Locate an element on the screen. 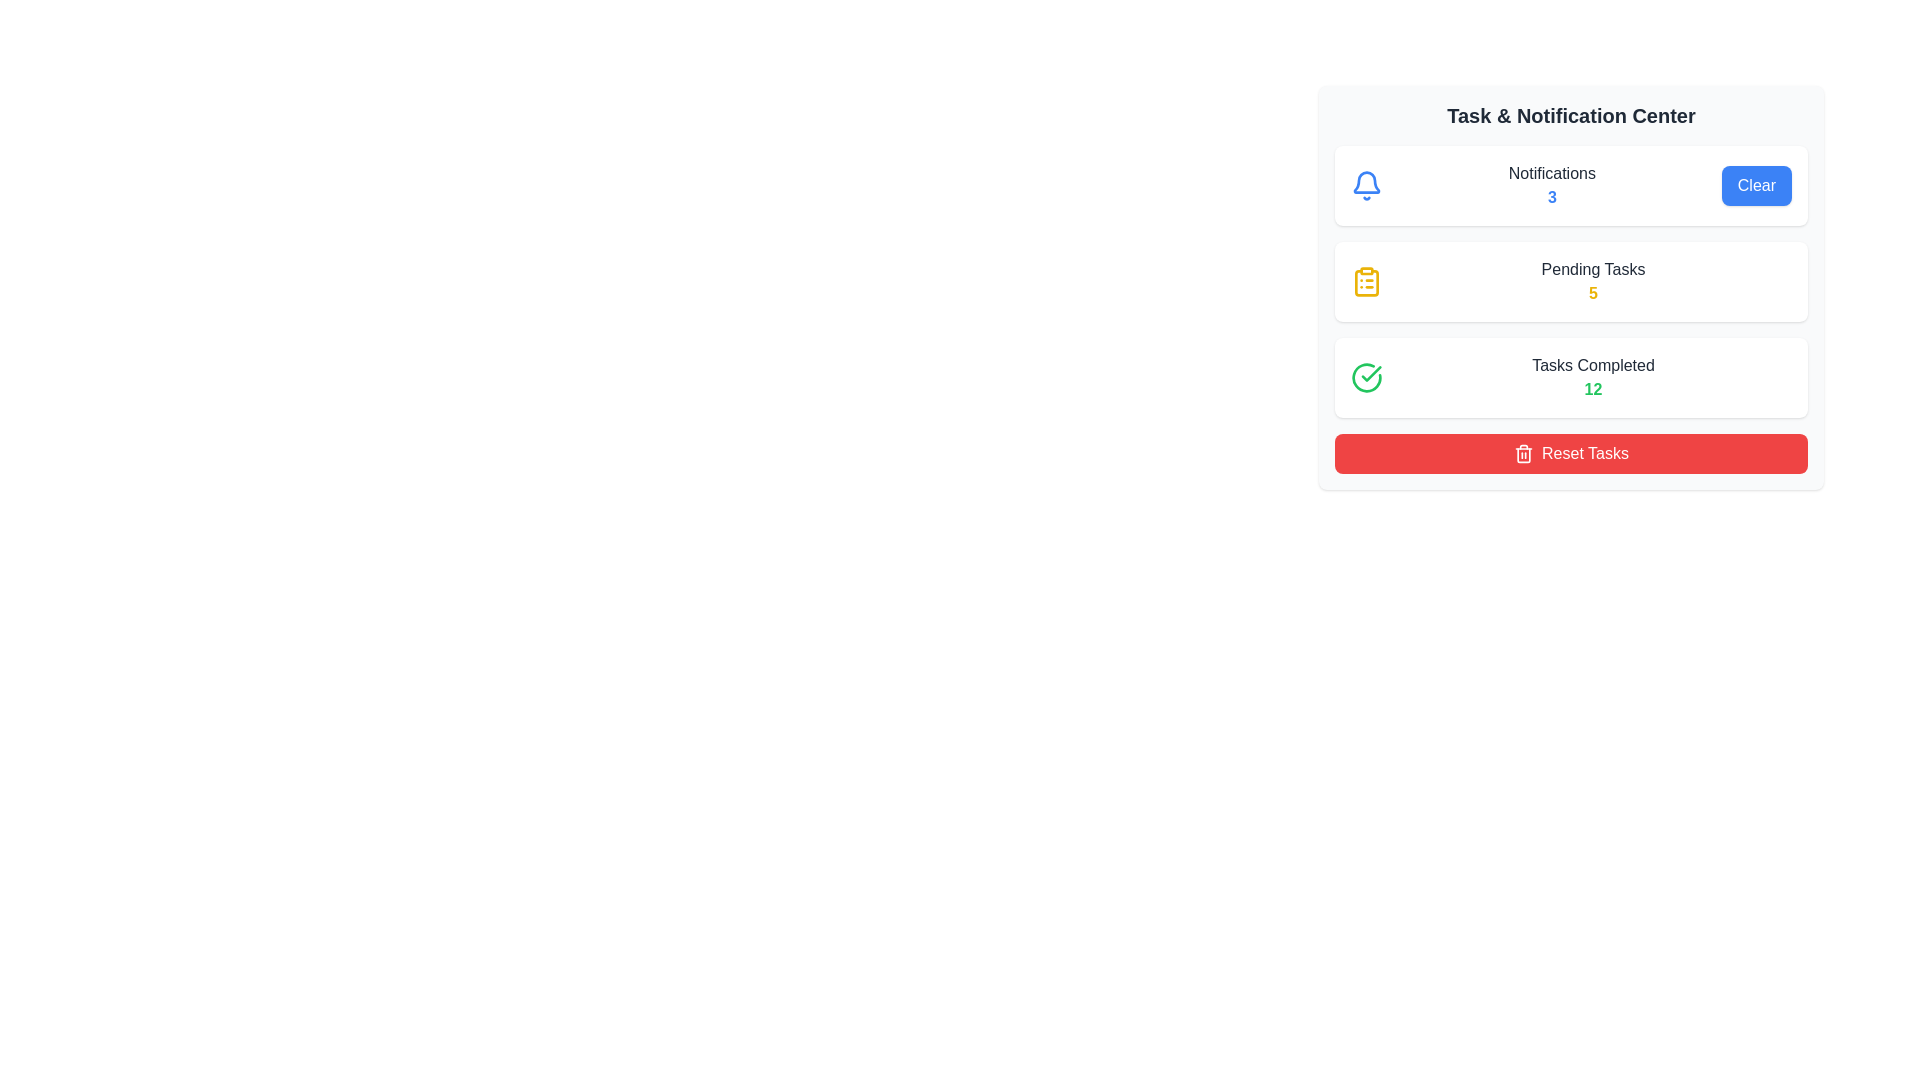 The image size is (1920, 1080). the red 'Reset Tasks' button that contains the white trash icon on the left side is located at coordinates (1523, 454).